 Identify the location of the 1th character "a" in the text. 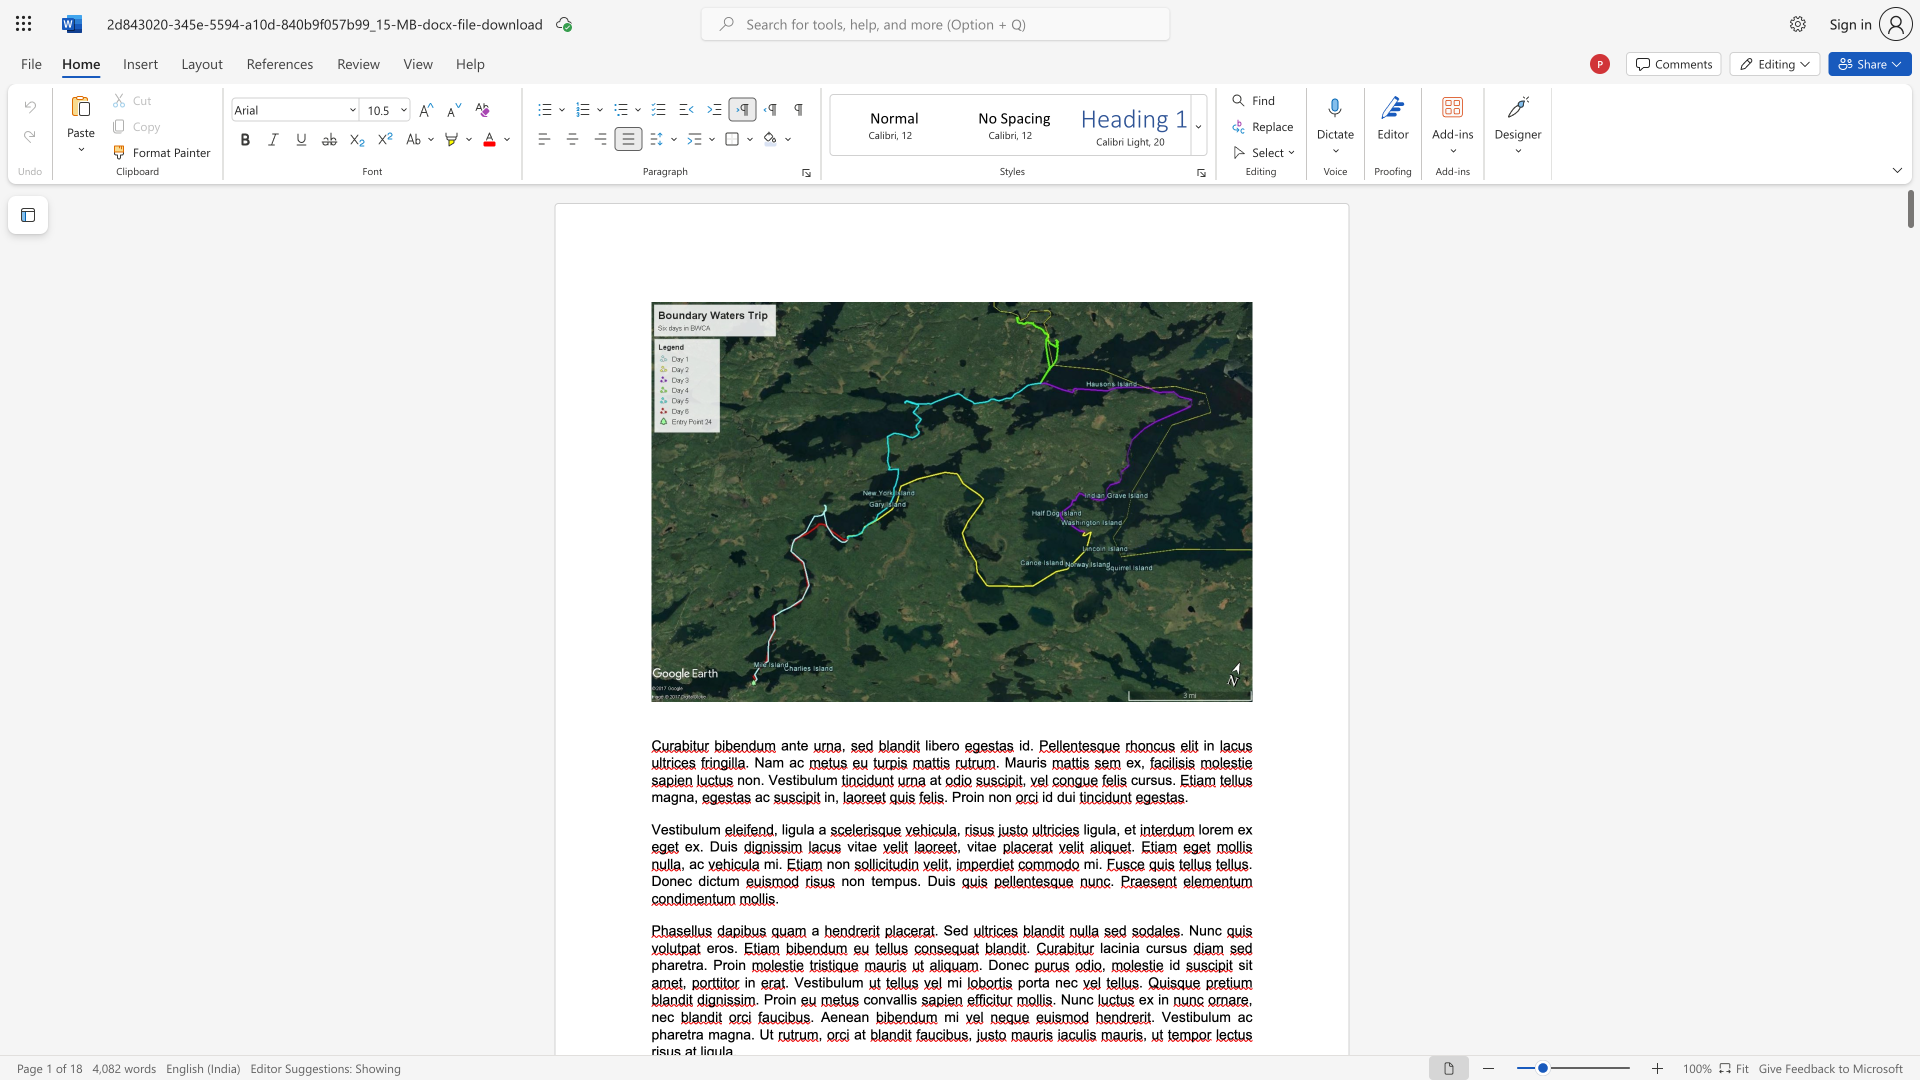
(810, 829).